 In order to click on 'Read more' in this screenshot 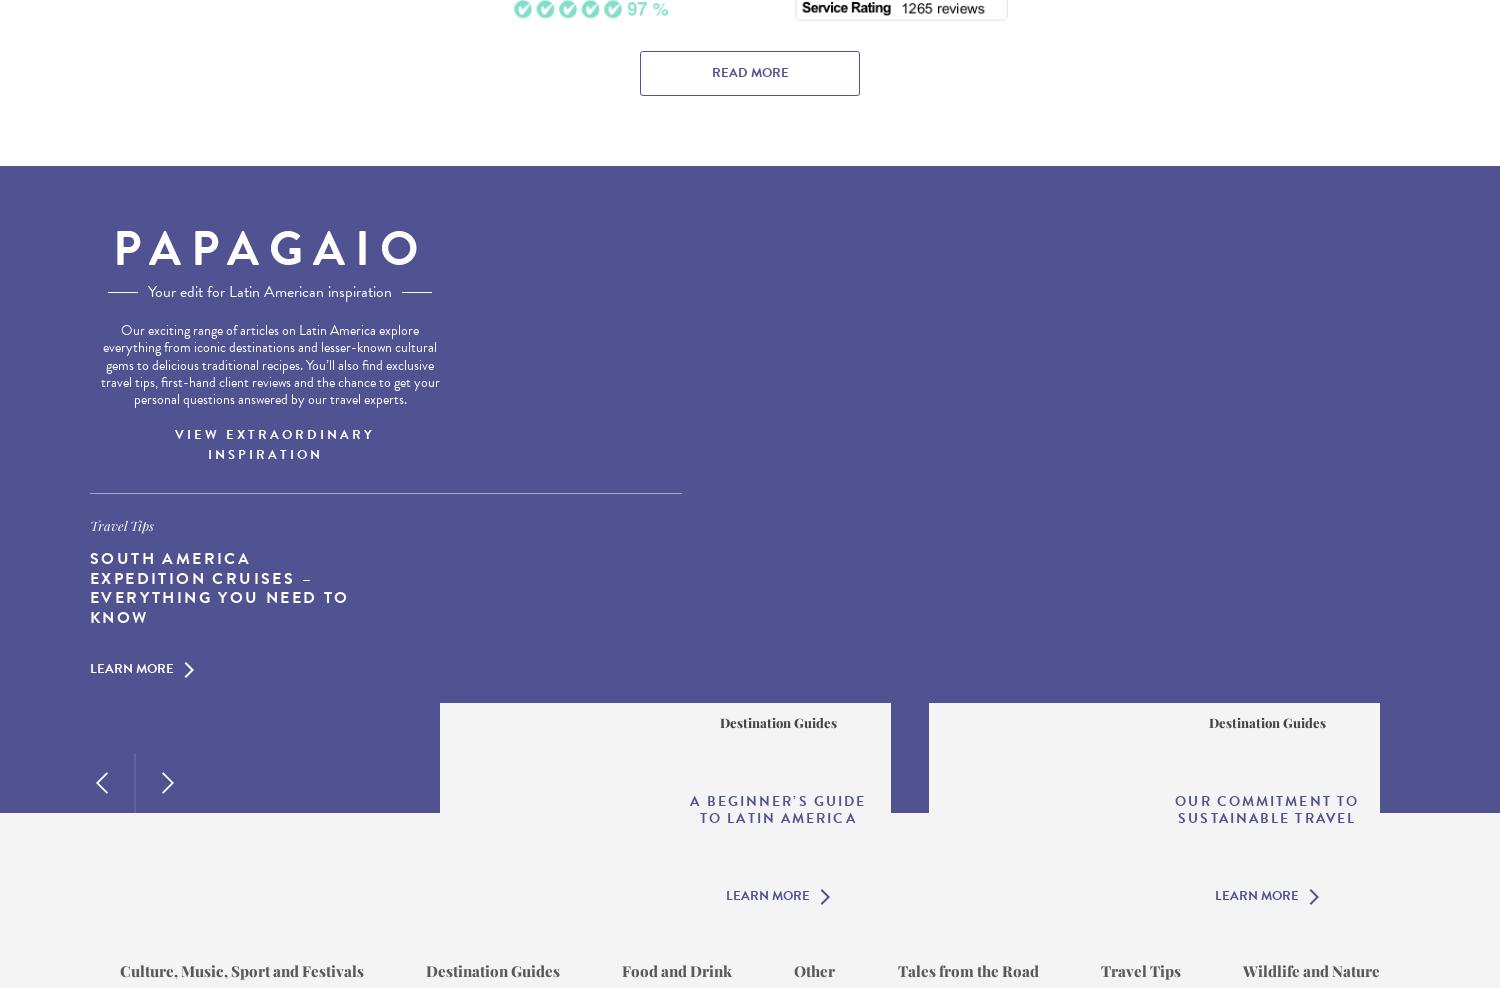, I will do `click(710, 72)`.